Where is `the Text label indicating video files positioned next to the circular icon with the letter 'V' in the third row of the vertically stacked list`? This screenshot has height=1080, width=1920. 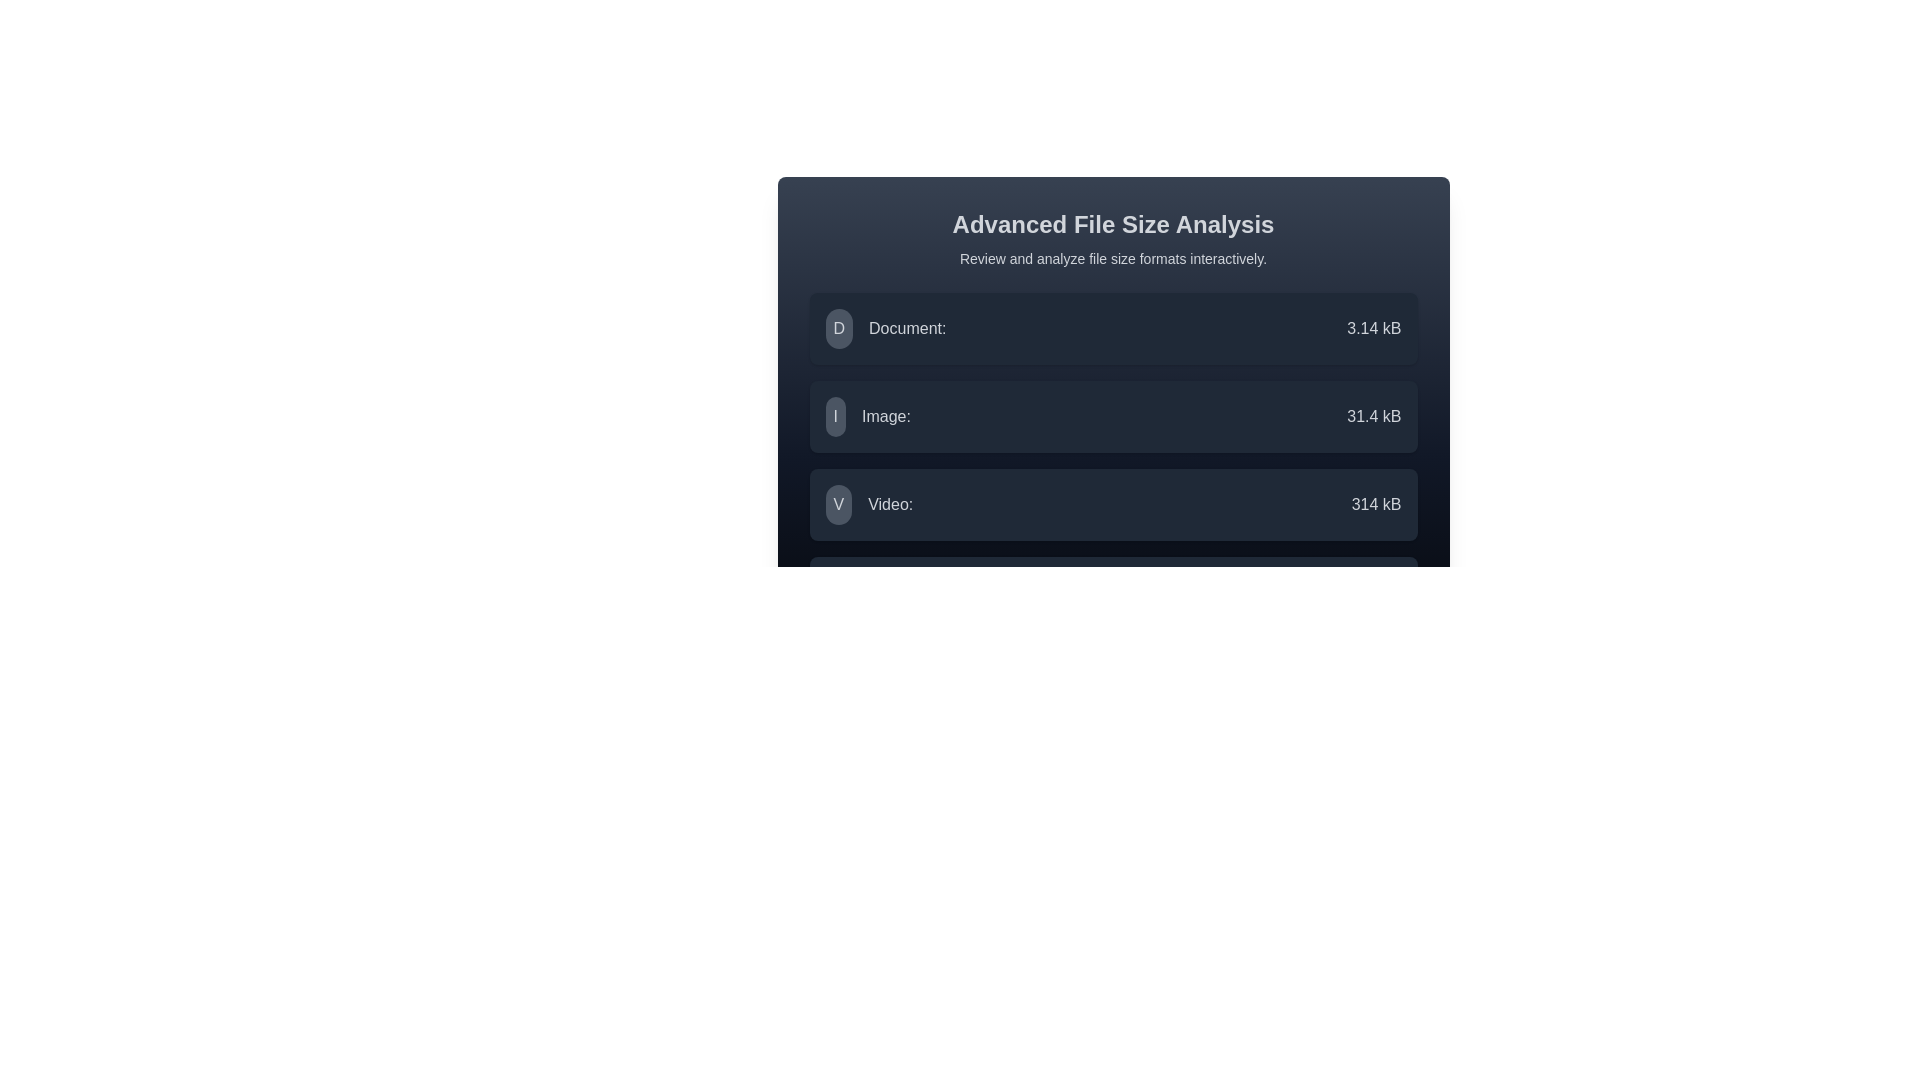 the Text label indicating video files positioned next to the circular icon with the letter 'V' in the third row of the vertically stacked list is located at coordinates (889, 504).